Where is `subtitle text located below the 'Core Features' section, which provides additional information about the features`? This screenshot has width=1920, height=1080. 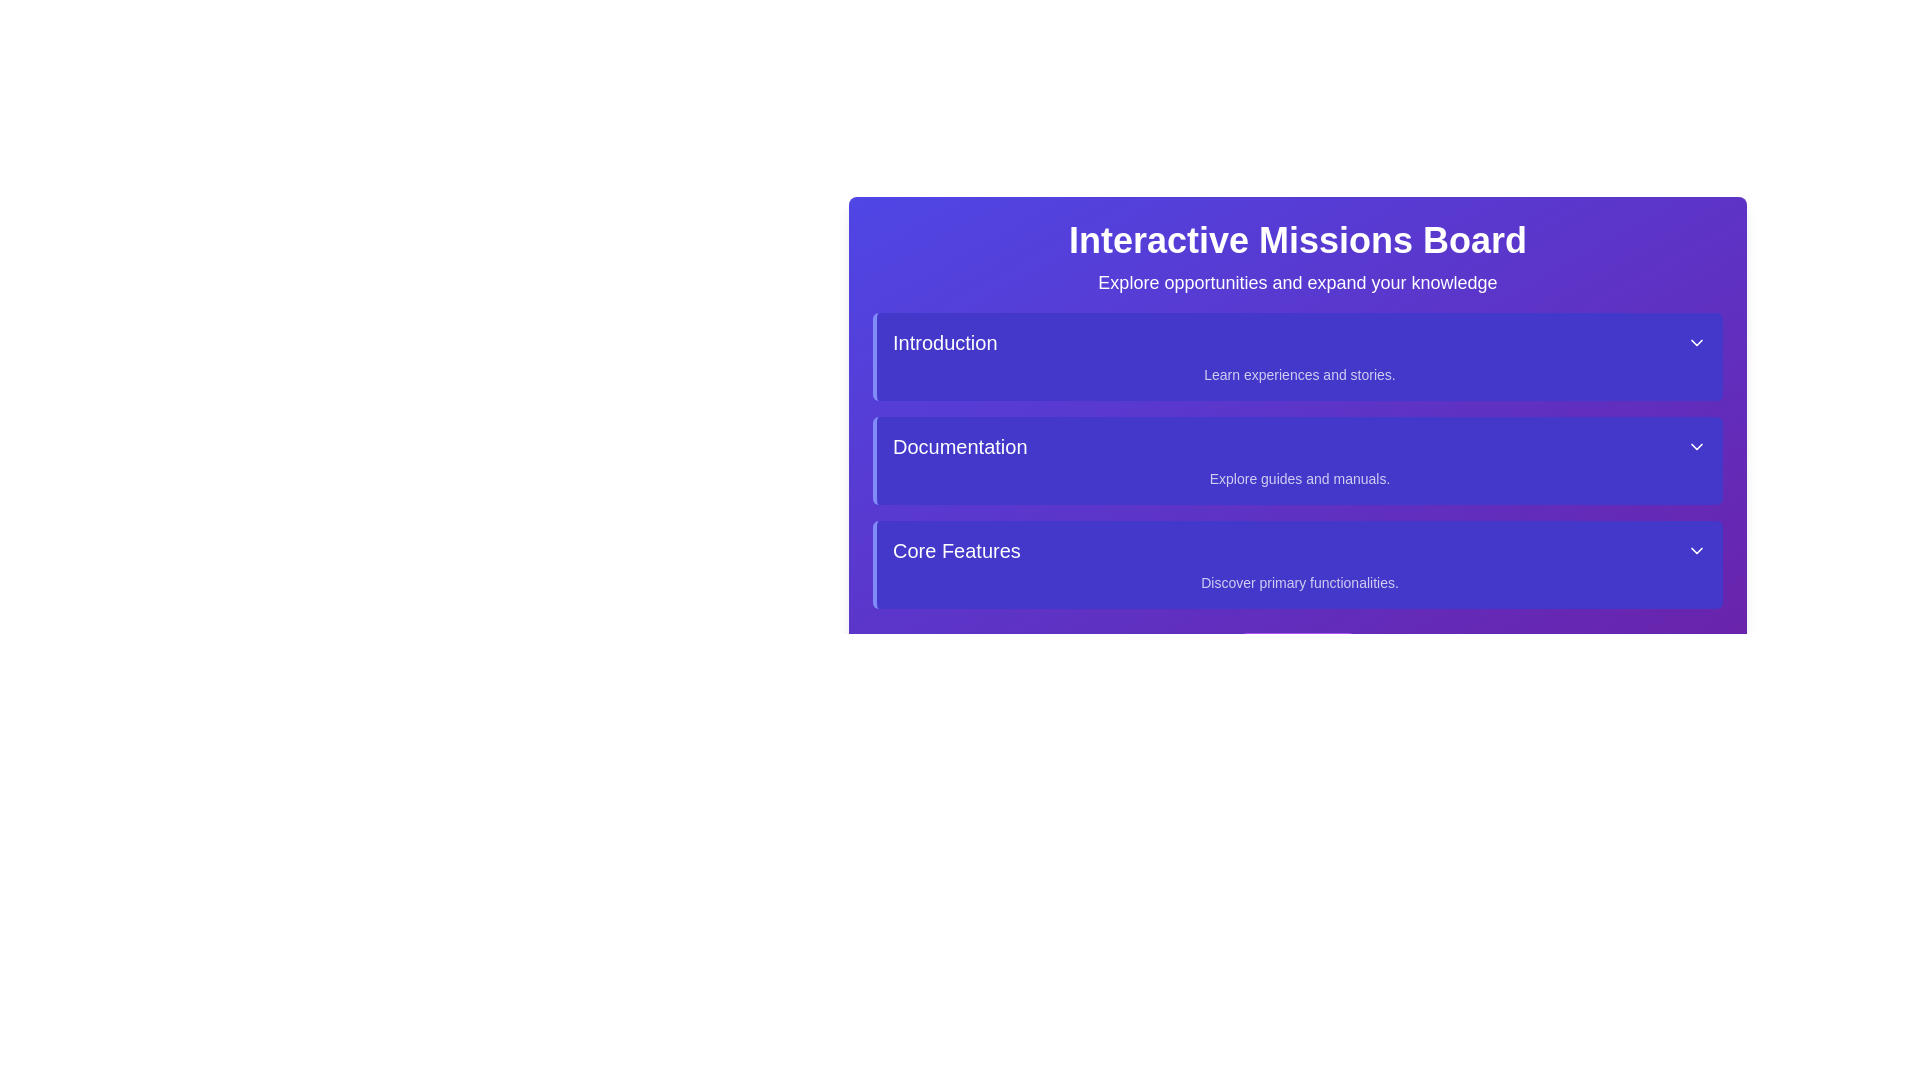
subtitle text located below the 'Core Features' section, which provides additional information about the features is located at coordinates (1300, 582).